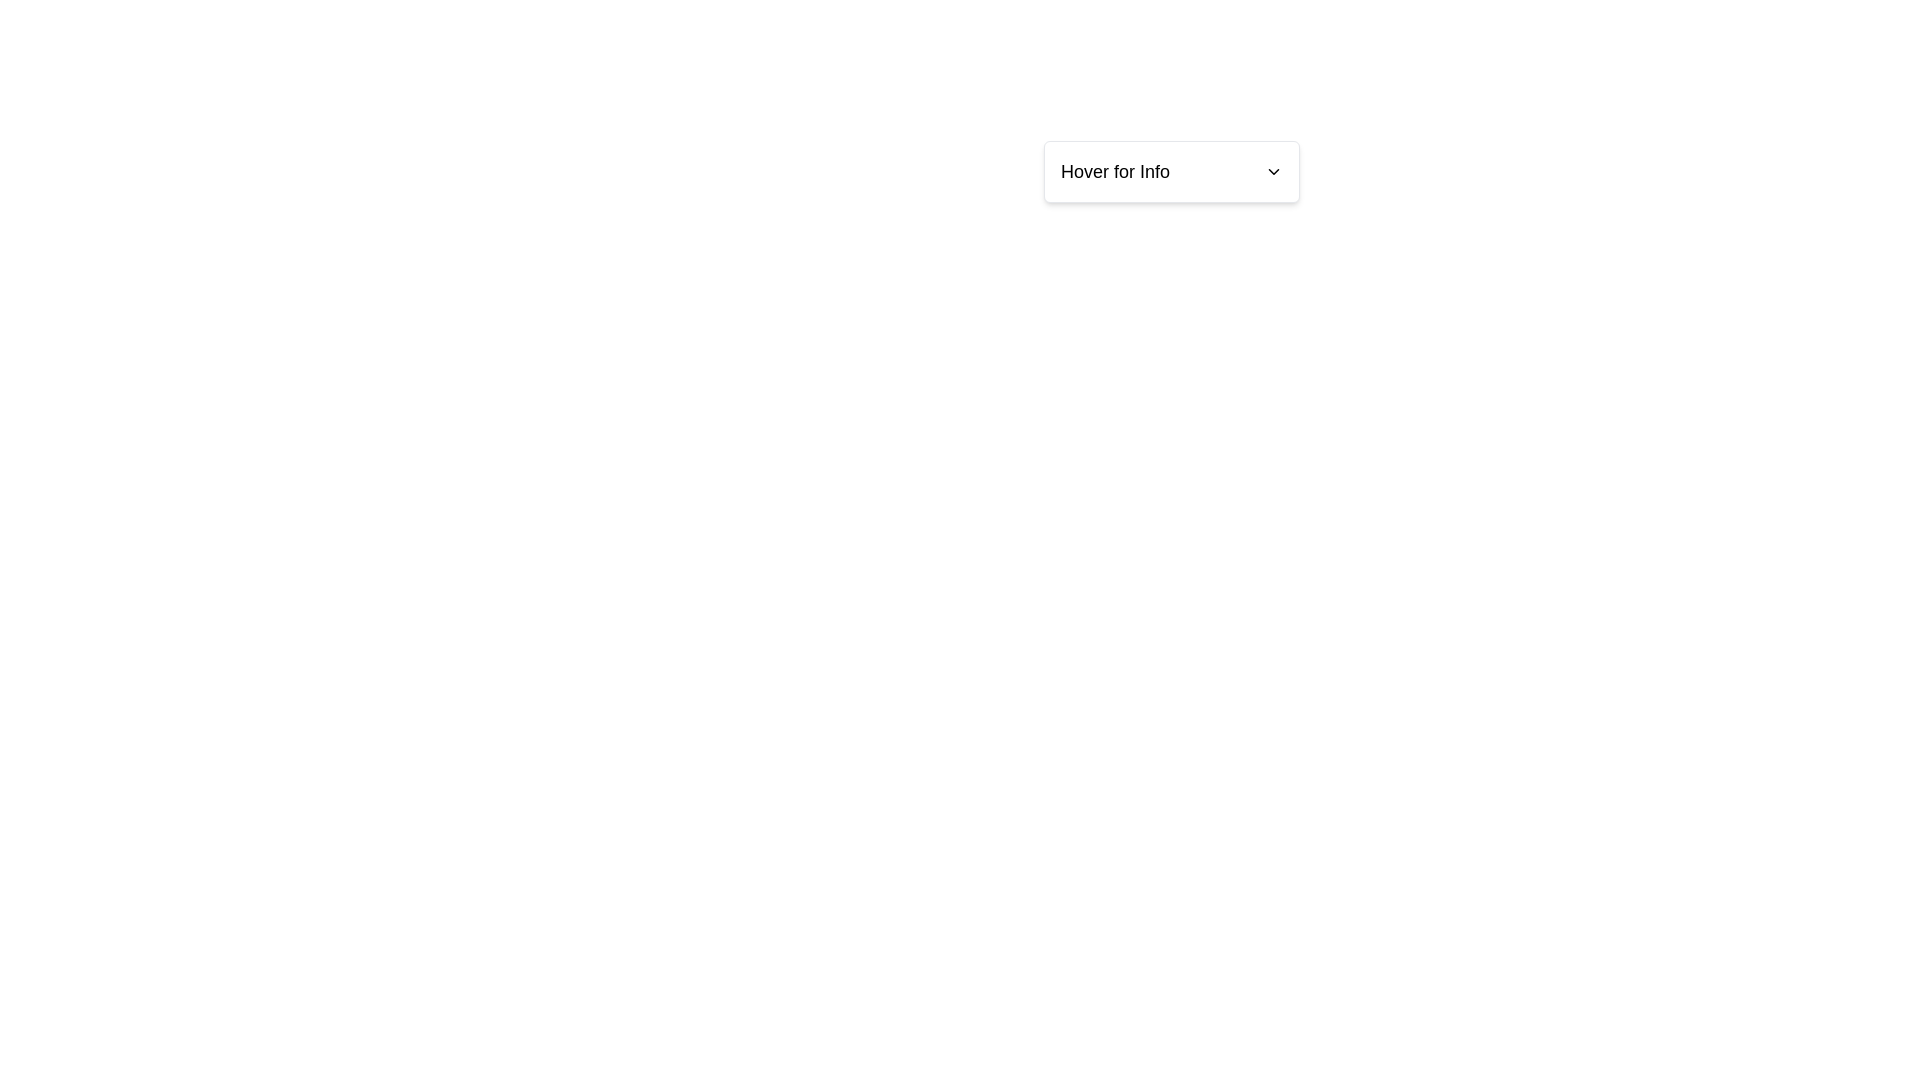  What do you see at coordinates (1272, 171) in the screenshot?
I see `the downward-pointing chevron icon next to the text 'Hover for Info'` at bounding box center [1272, 171].